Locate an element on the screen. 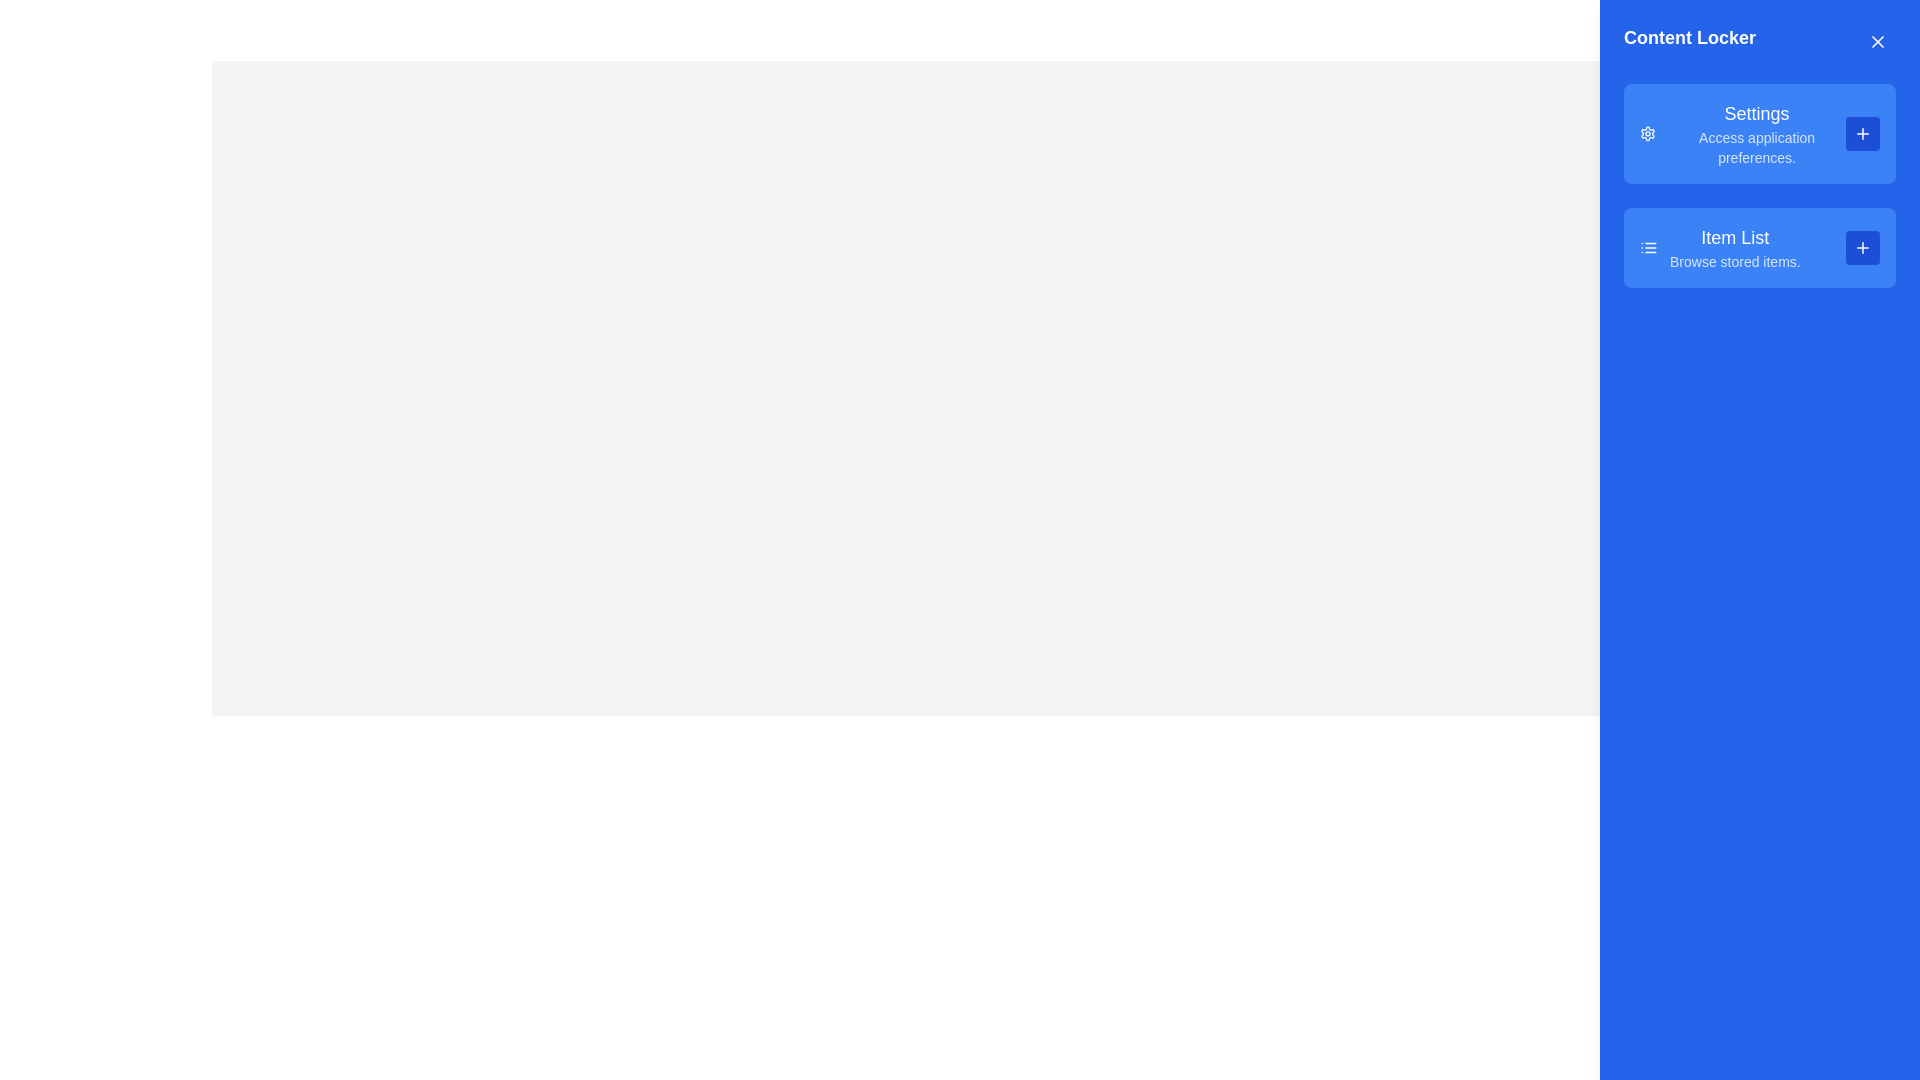  the circular settings icon located next to the 'Settings' label in the 'Content Locker' panel is located at coordinates (1648, 134).